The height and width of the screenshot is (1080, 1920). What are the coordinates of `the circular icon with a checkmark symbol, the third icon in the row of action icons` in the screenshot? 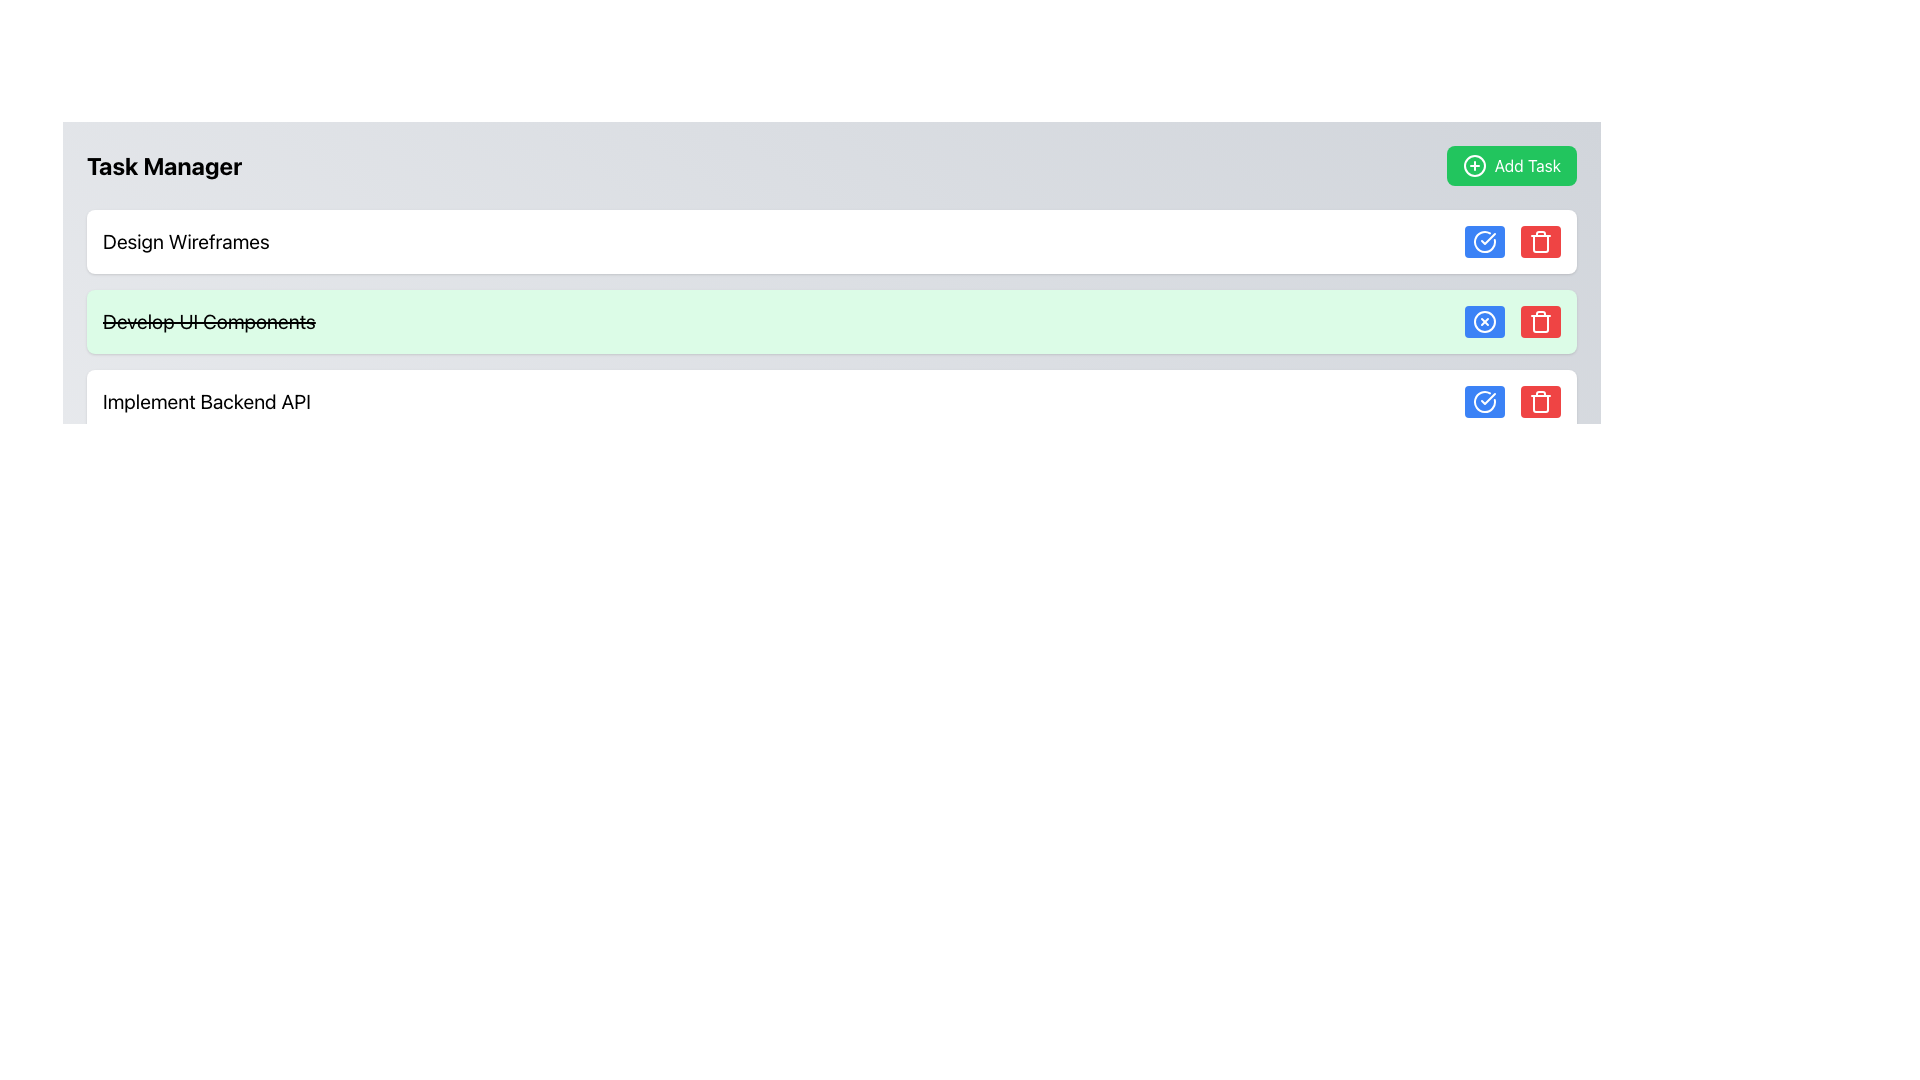 It's located at (1484, 241).